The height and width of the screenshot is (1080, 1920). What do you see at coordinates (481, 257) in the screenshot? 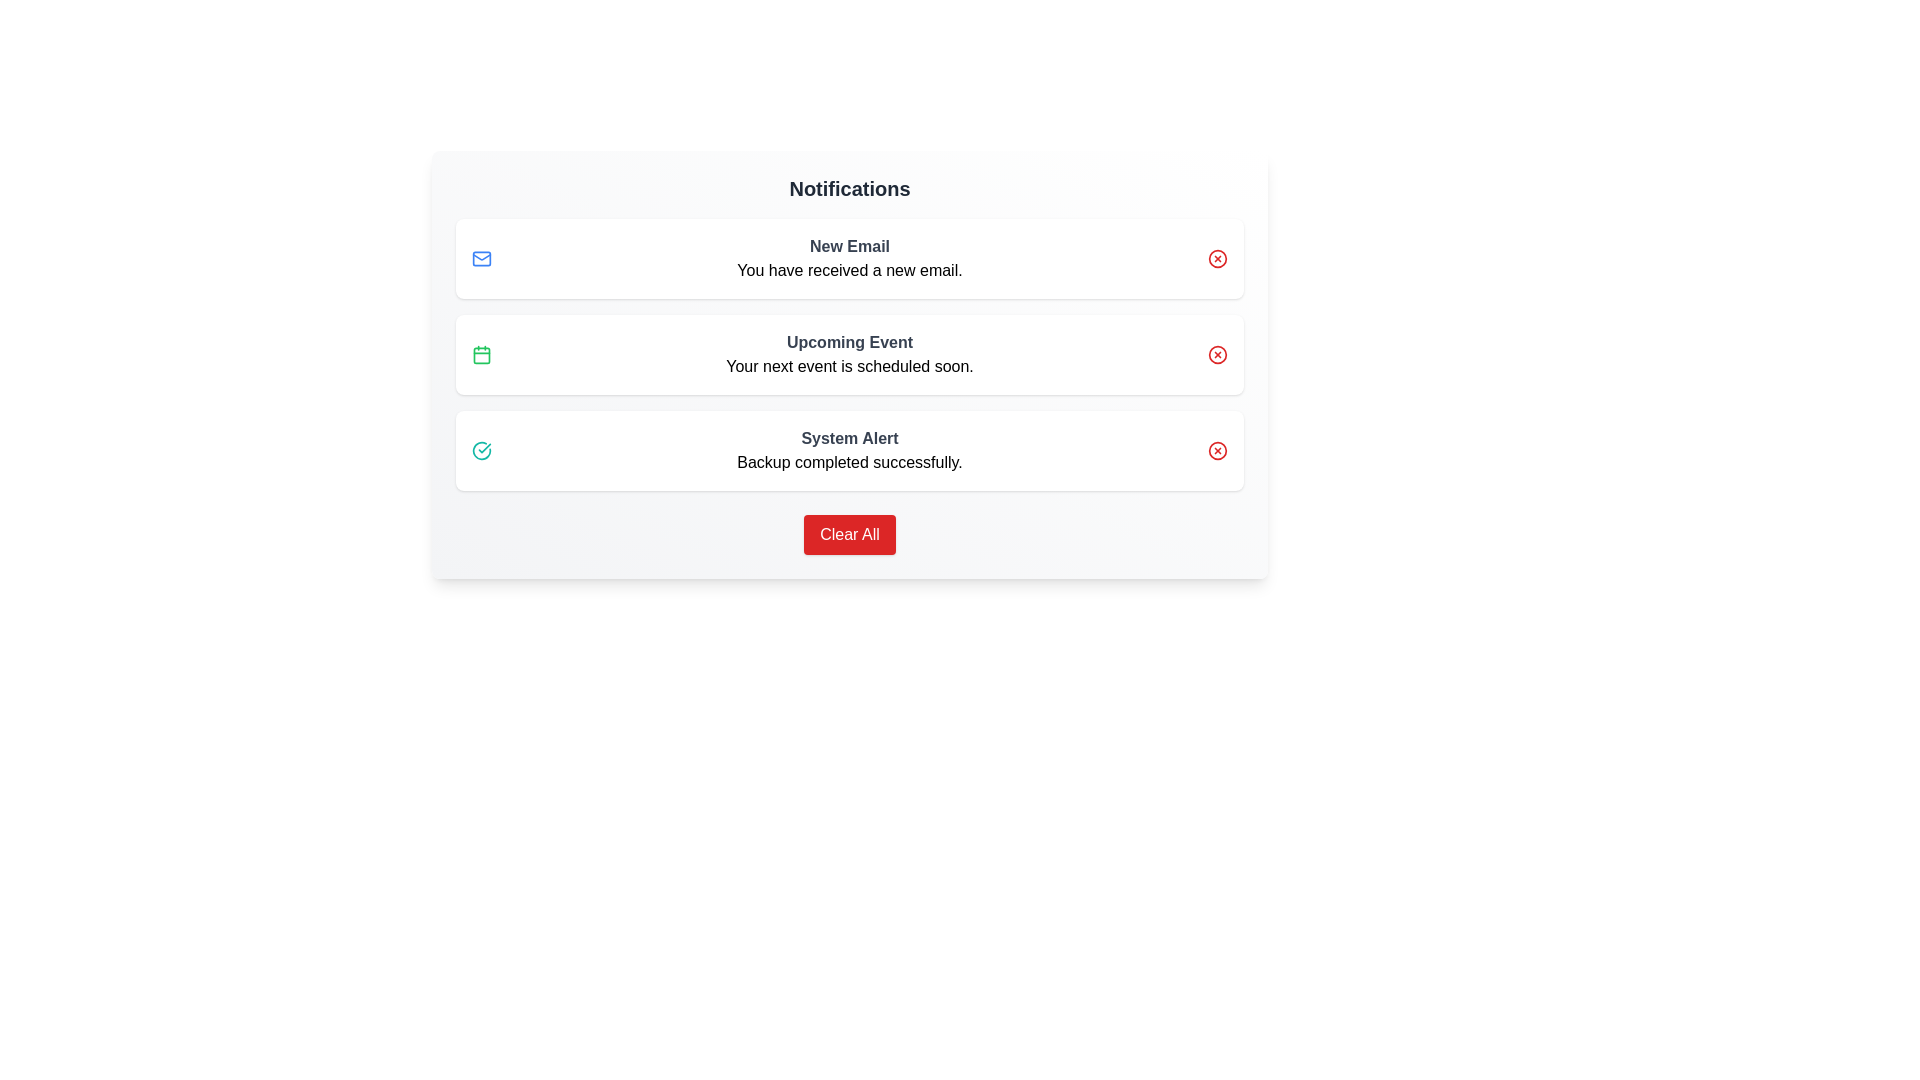
I see `the envelope icon that is part of the notification list adjacent to the 'New Email' text` at bounding box center [481, 257].